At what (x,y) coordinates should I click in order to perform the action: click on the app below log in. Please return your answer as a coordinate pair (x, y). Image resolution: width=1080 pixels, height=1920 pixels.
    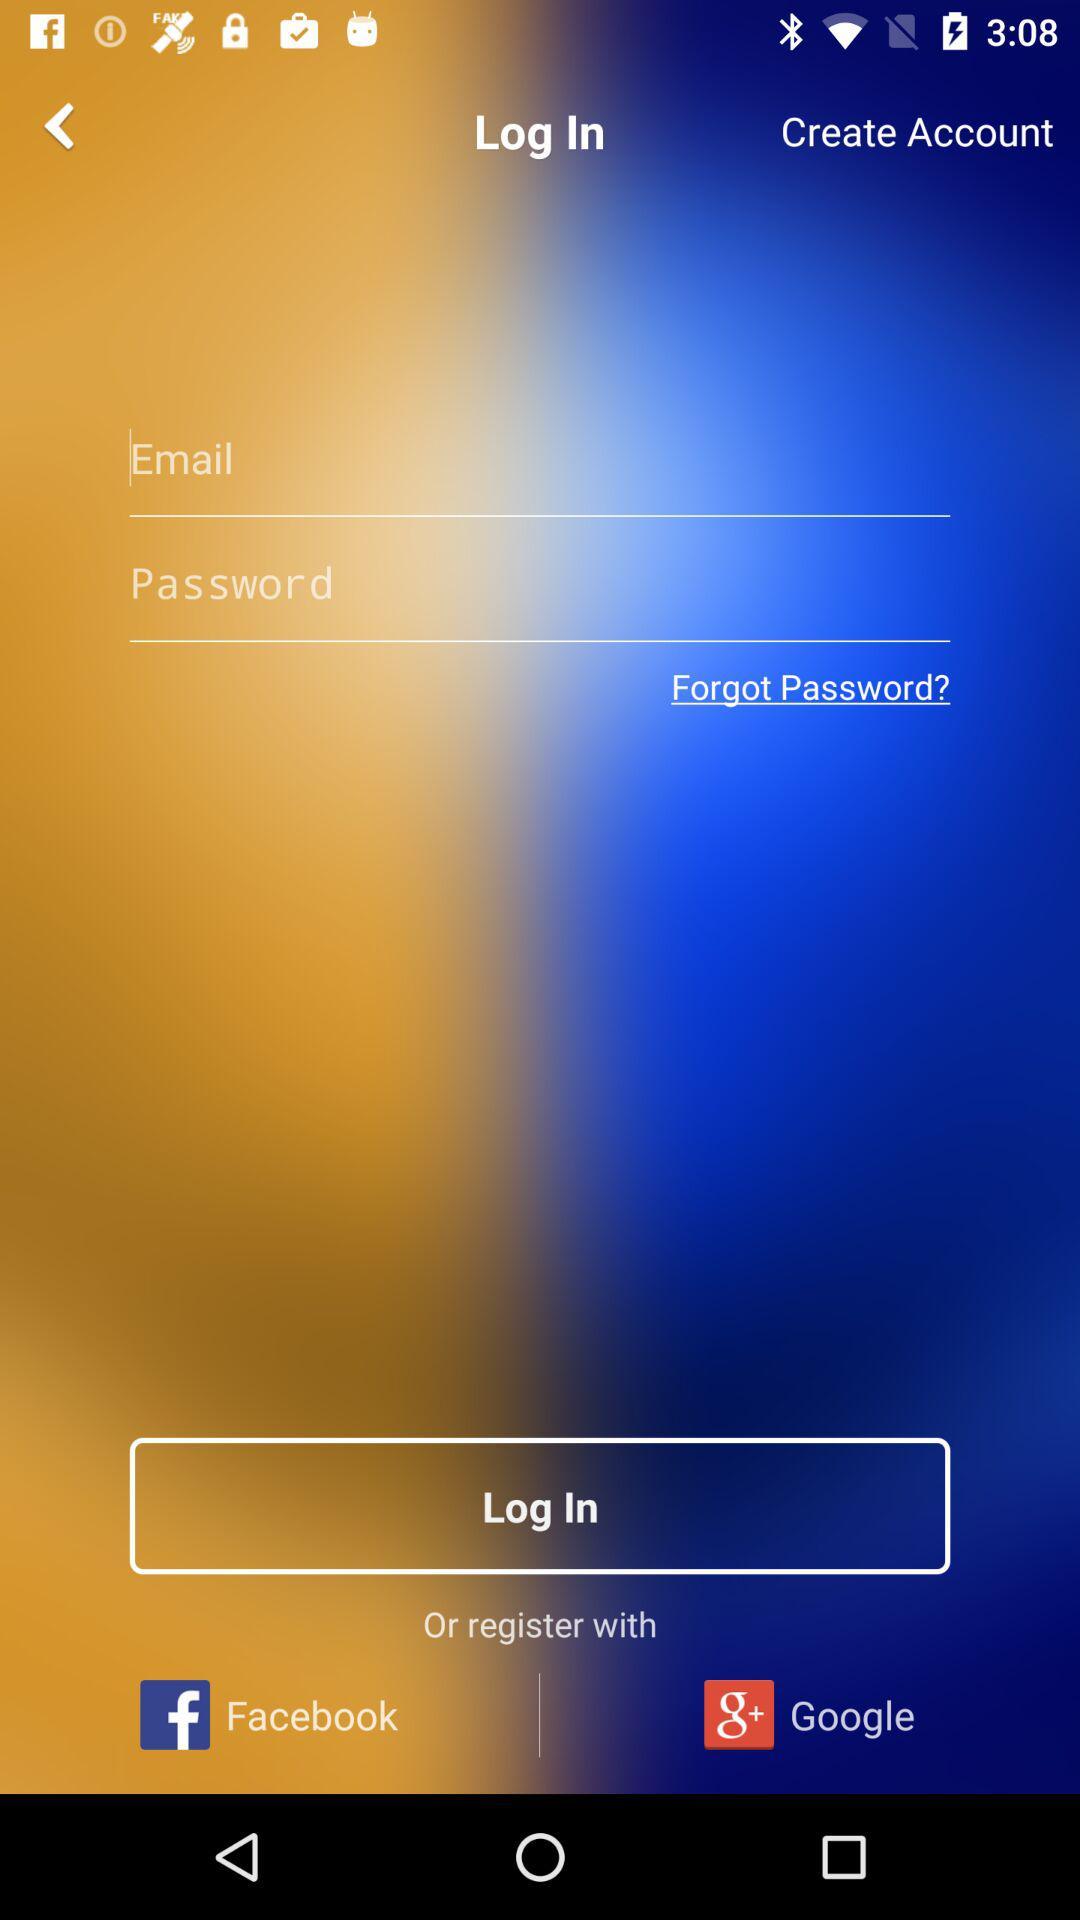
    Looking at the image, I should click on (540, 456).